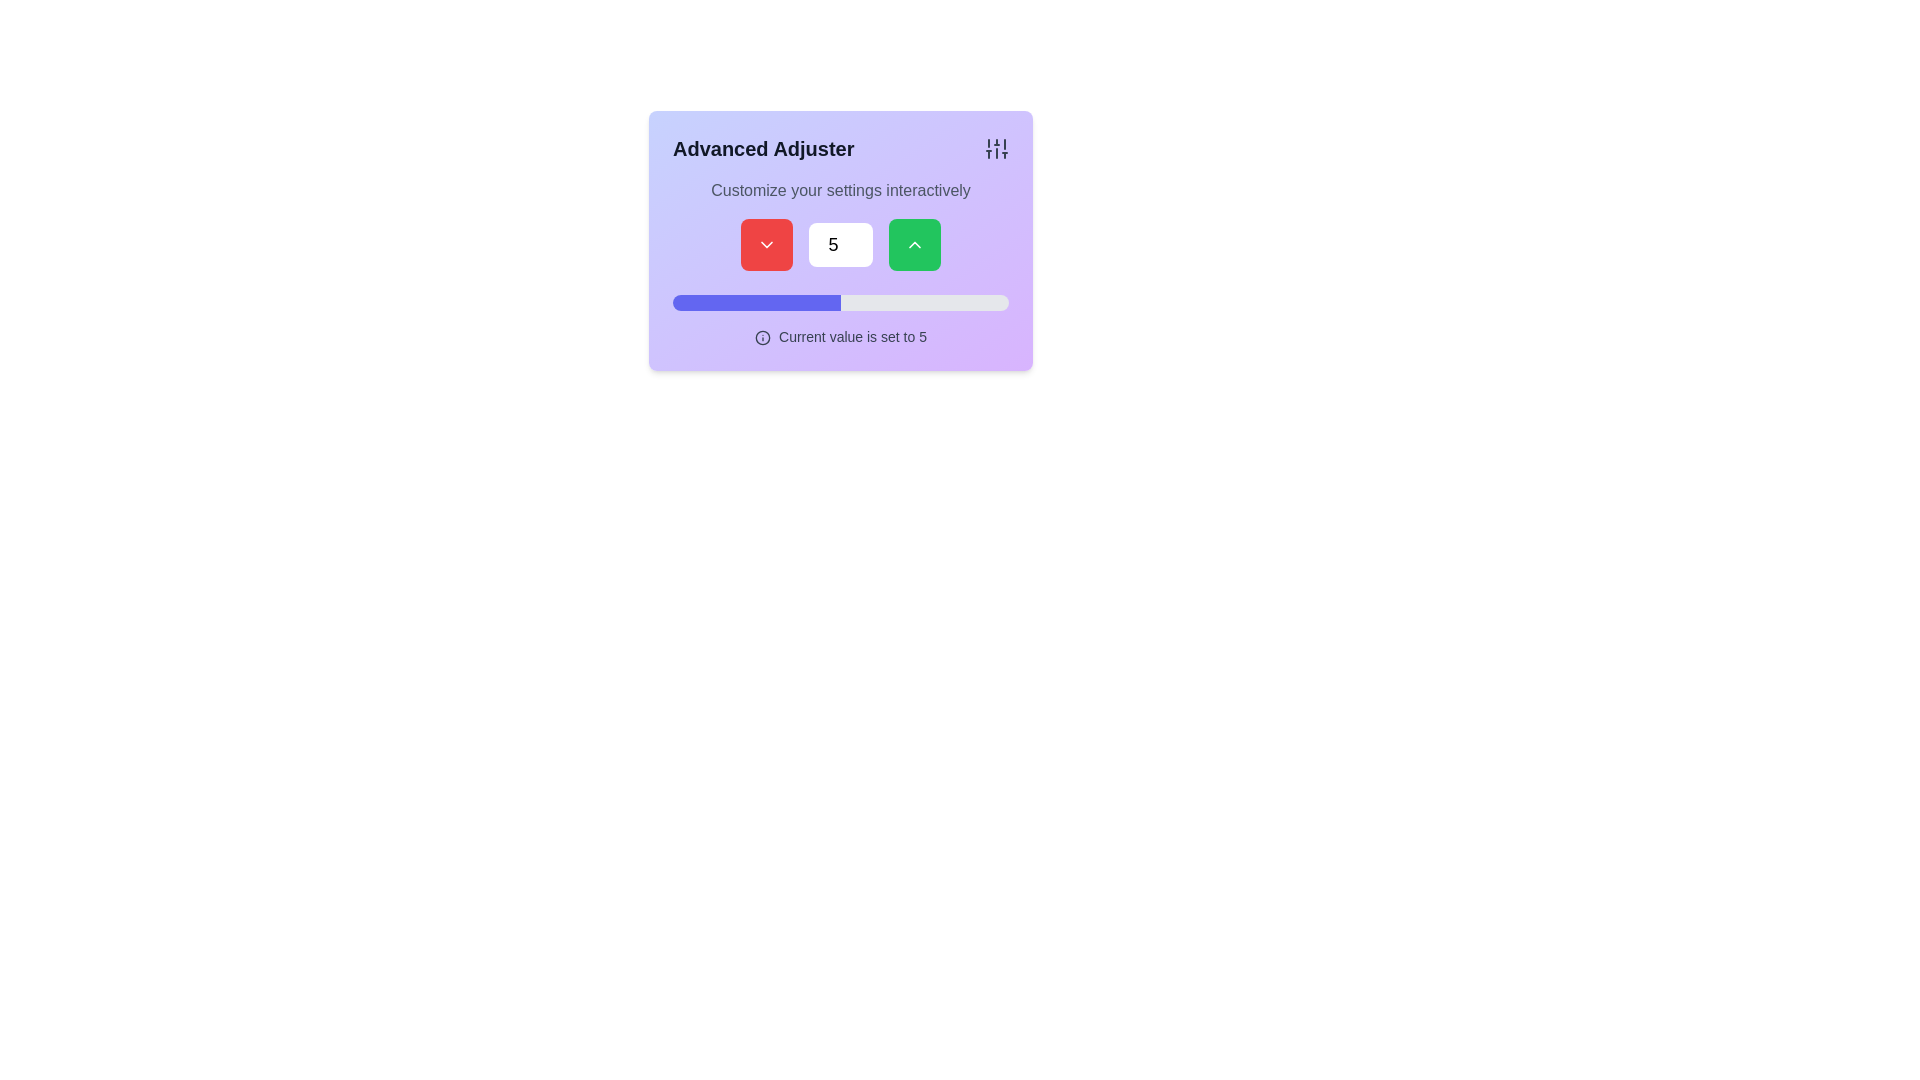 This screenshot has height=1080, width=1920. I want to click on inside the white rectangular Numeric input field with a black numerical value '5' to focus on it, so click(840, 244).